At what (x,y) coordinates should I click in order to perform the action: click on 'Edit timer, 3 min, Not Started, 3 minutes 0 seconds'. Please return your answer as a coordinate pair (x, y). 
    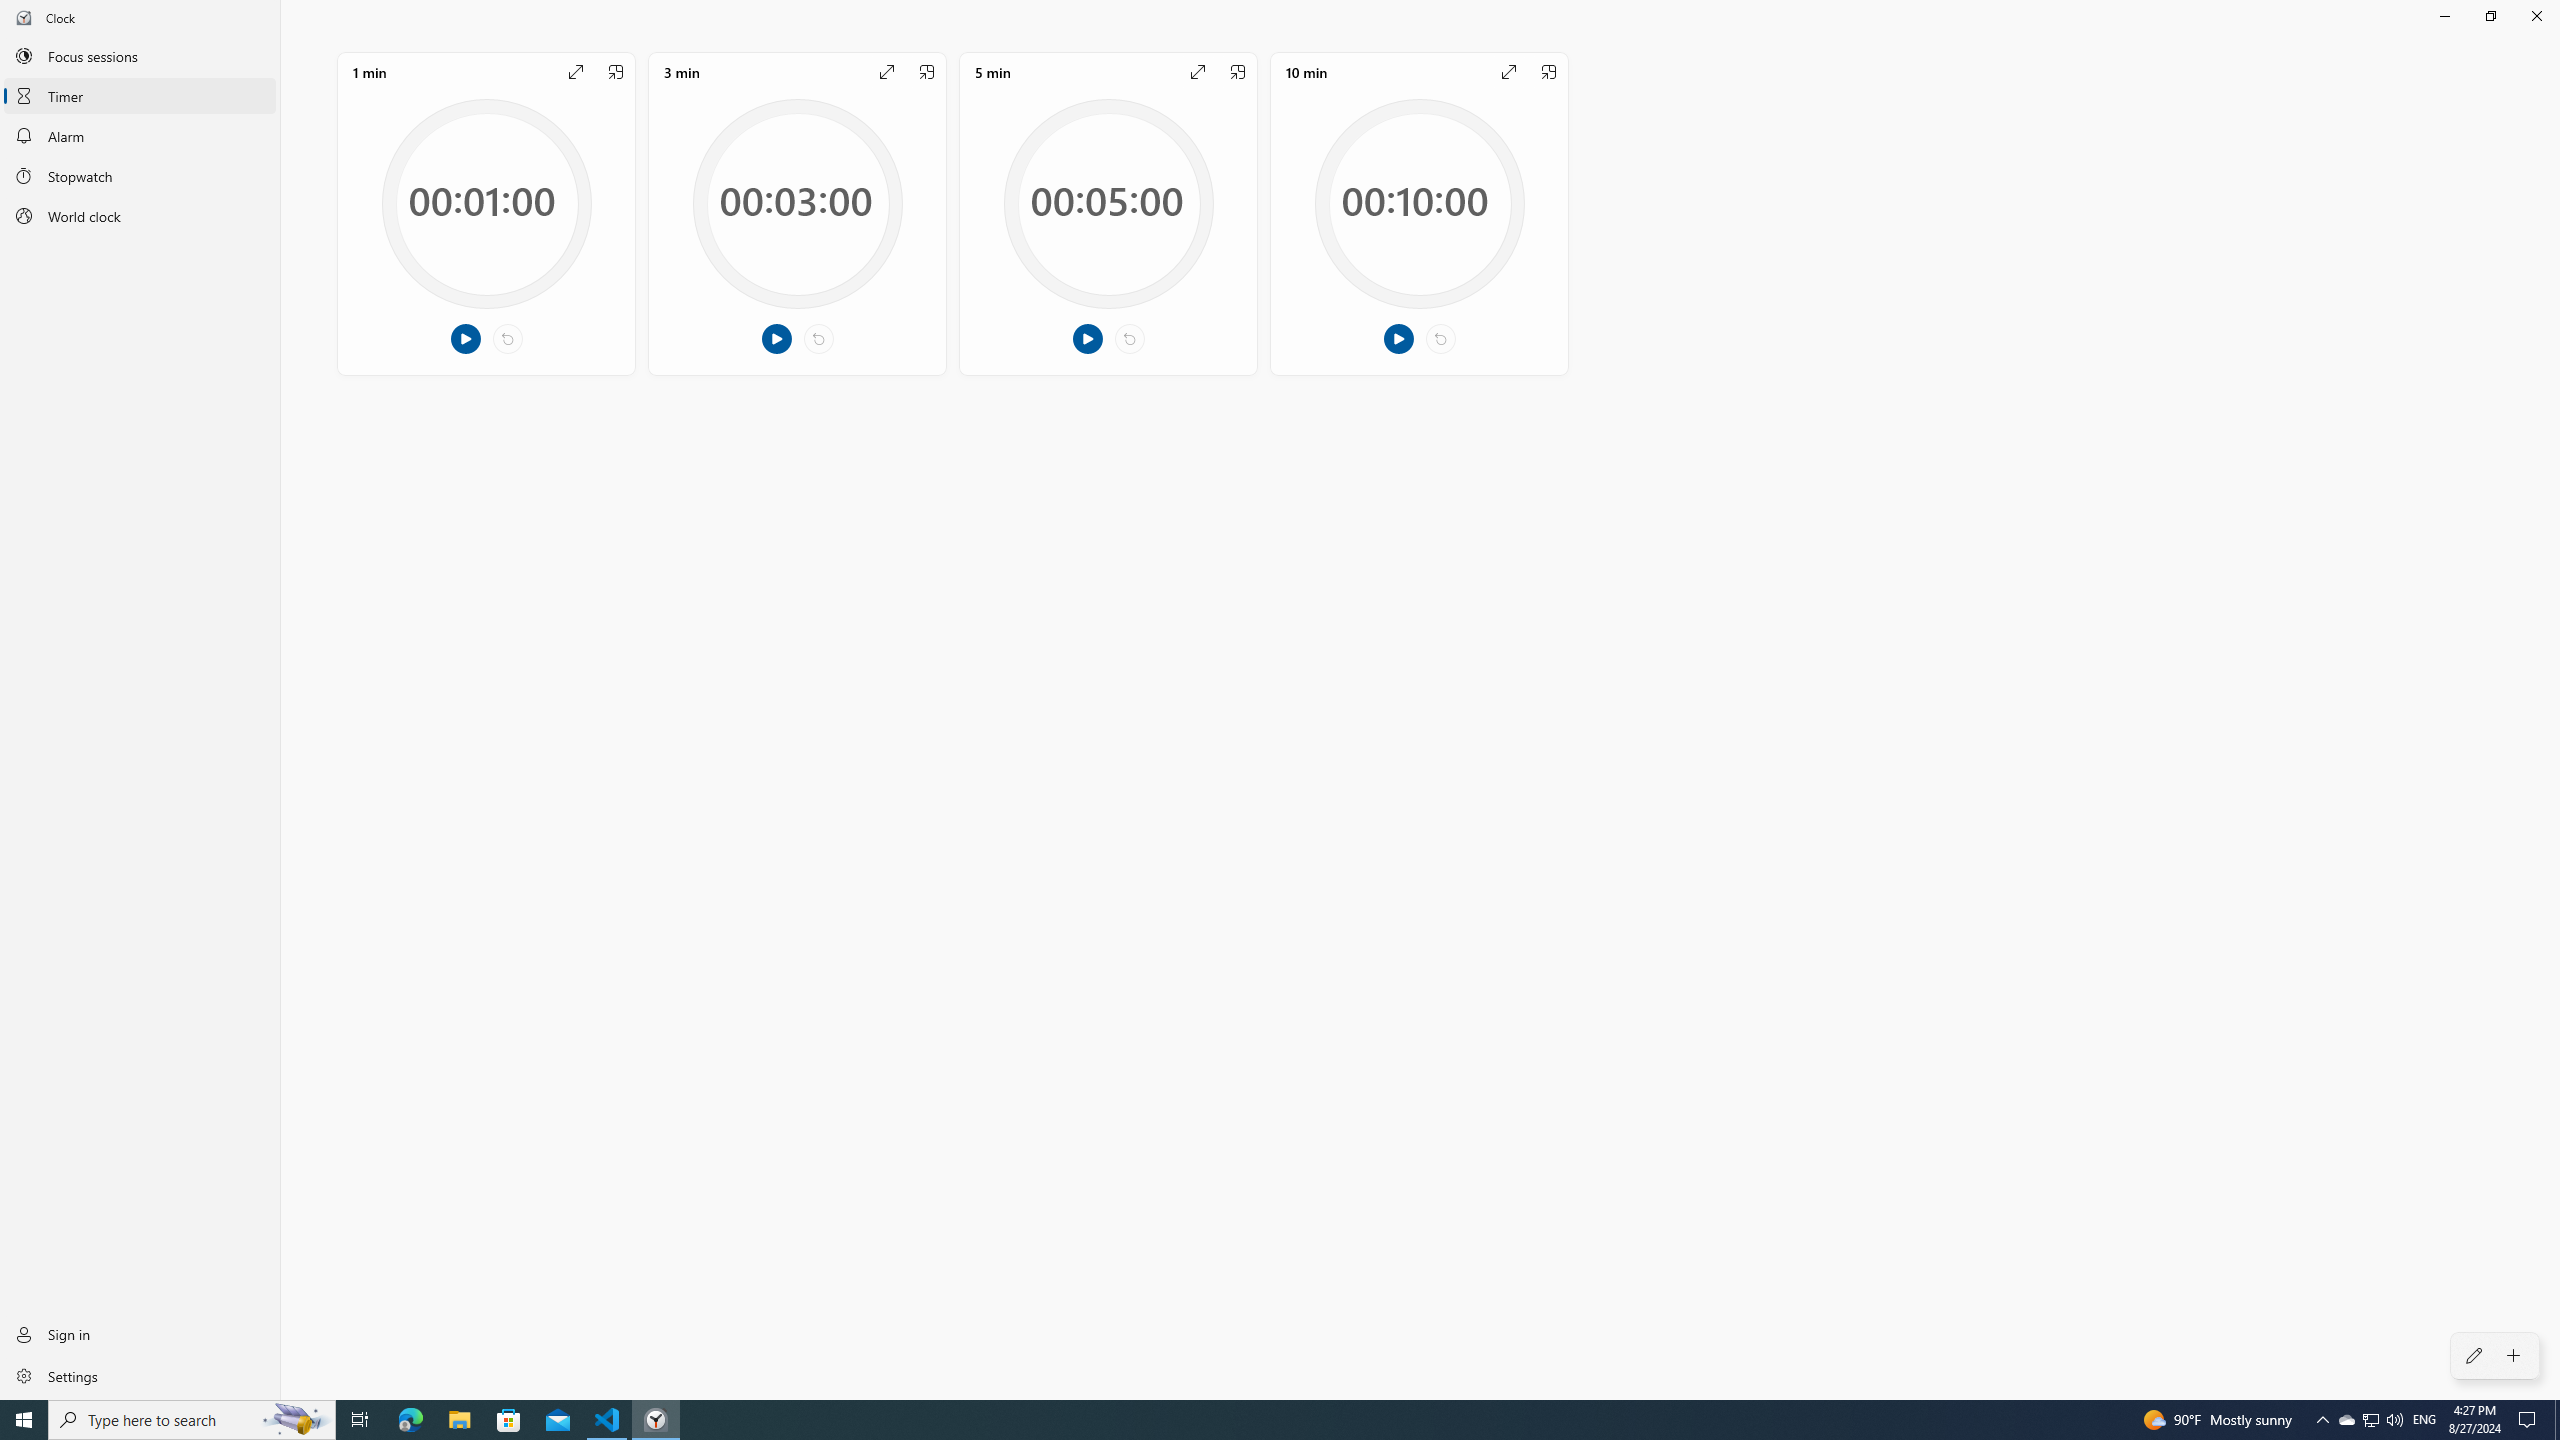
    Looking at the image, I should click on (796, 212).